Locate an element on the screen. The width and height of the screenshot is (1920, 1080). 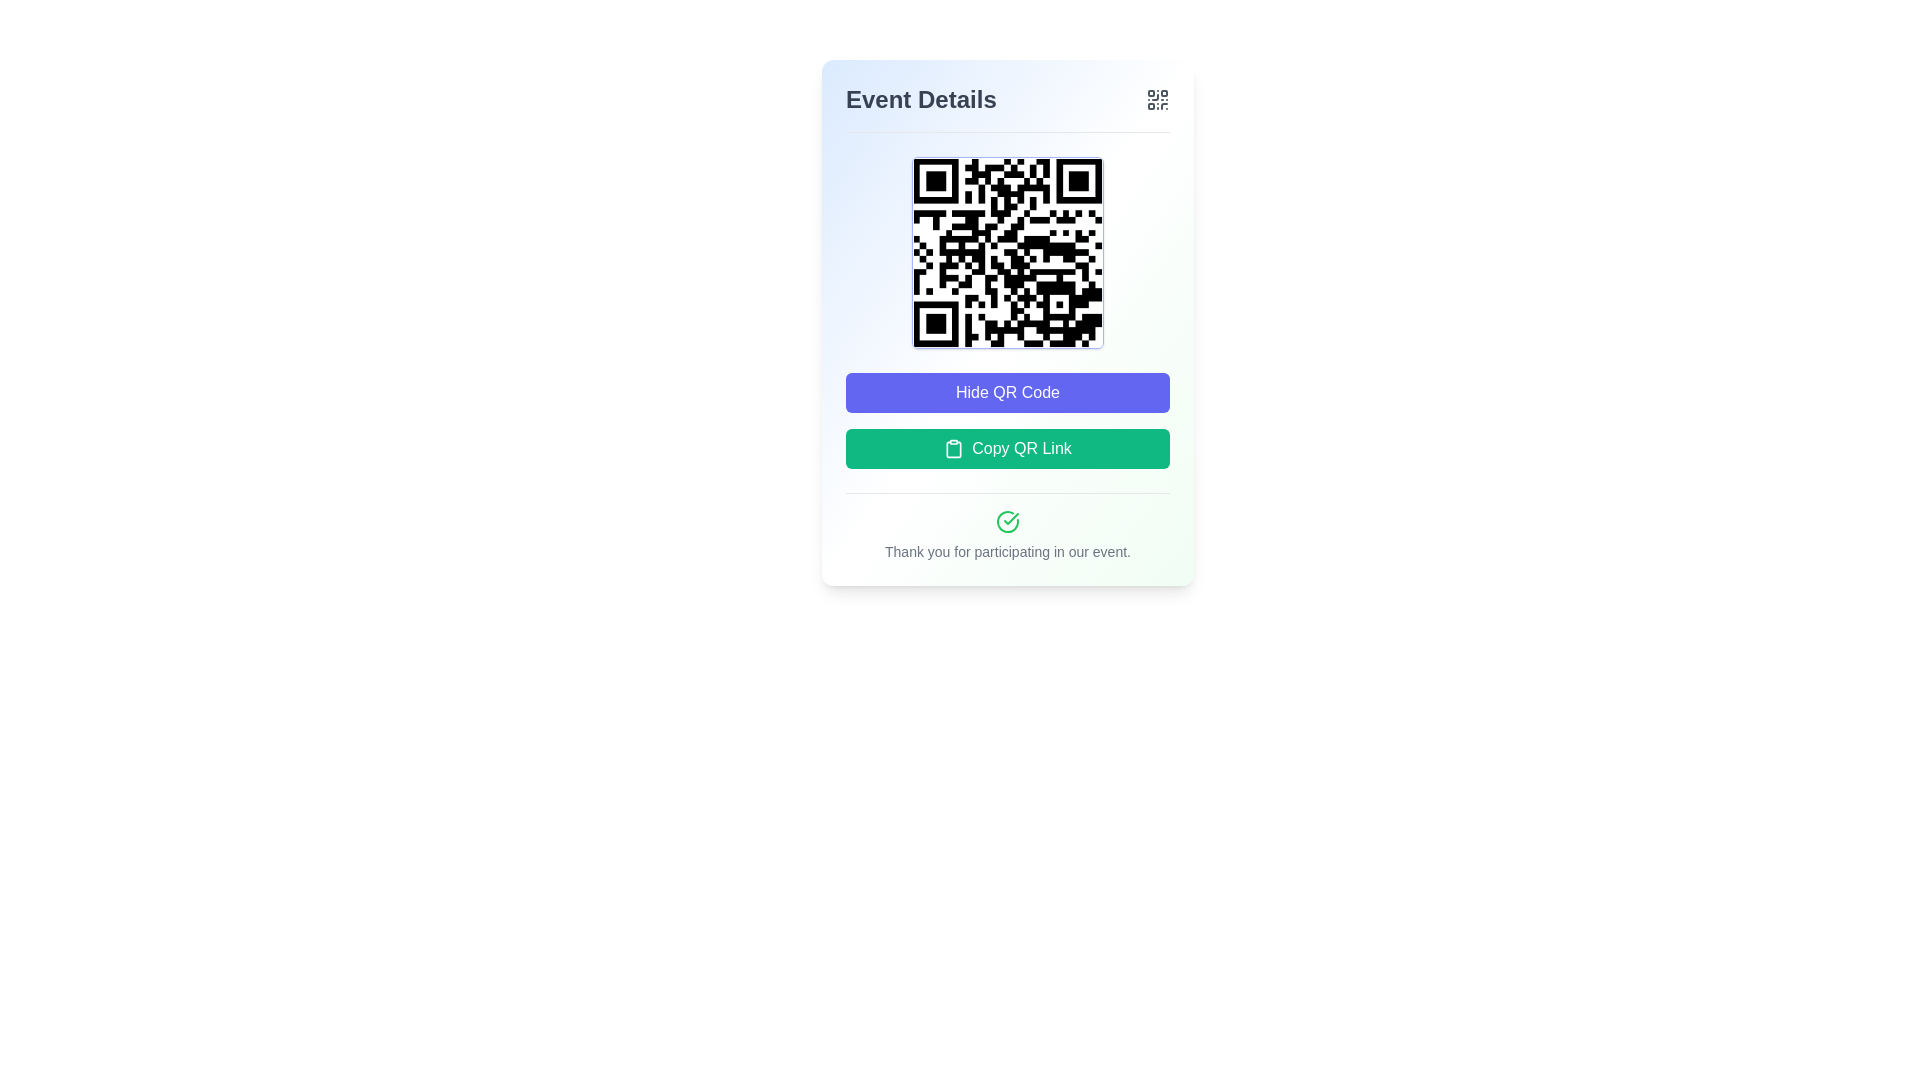
the decorative icon that indicates successful completion, which is centered above the text 'Thank you for participating in our event.' is located at coordinates (1008, 520).